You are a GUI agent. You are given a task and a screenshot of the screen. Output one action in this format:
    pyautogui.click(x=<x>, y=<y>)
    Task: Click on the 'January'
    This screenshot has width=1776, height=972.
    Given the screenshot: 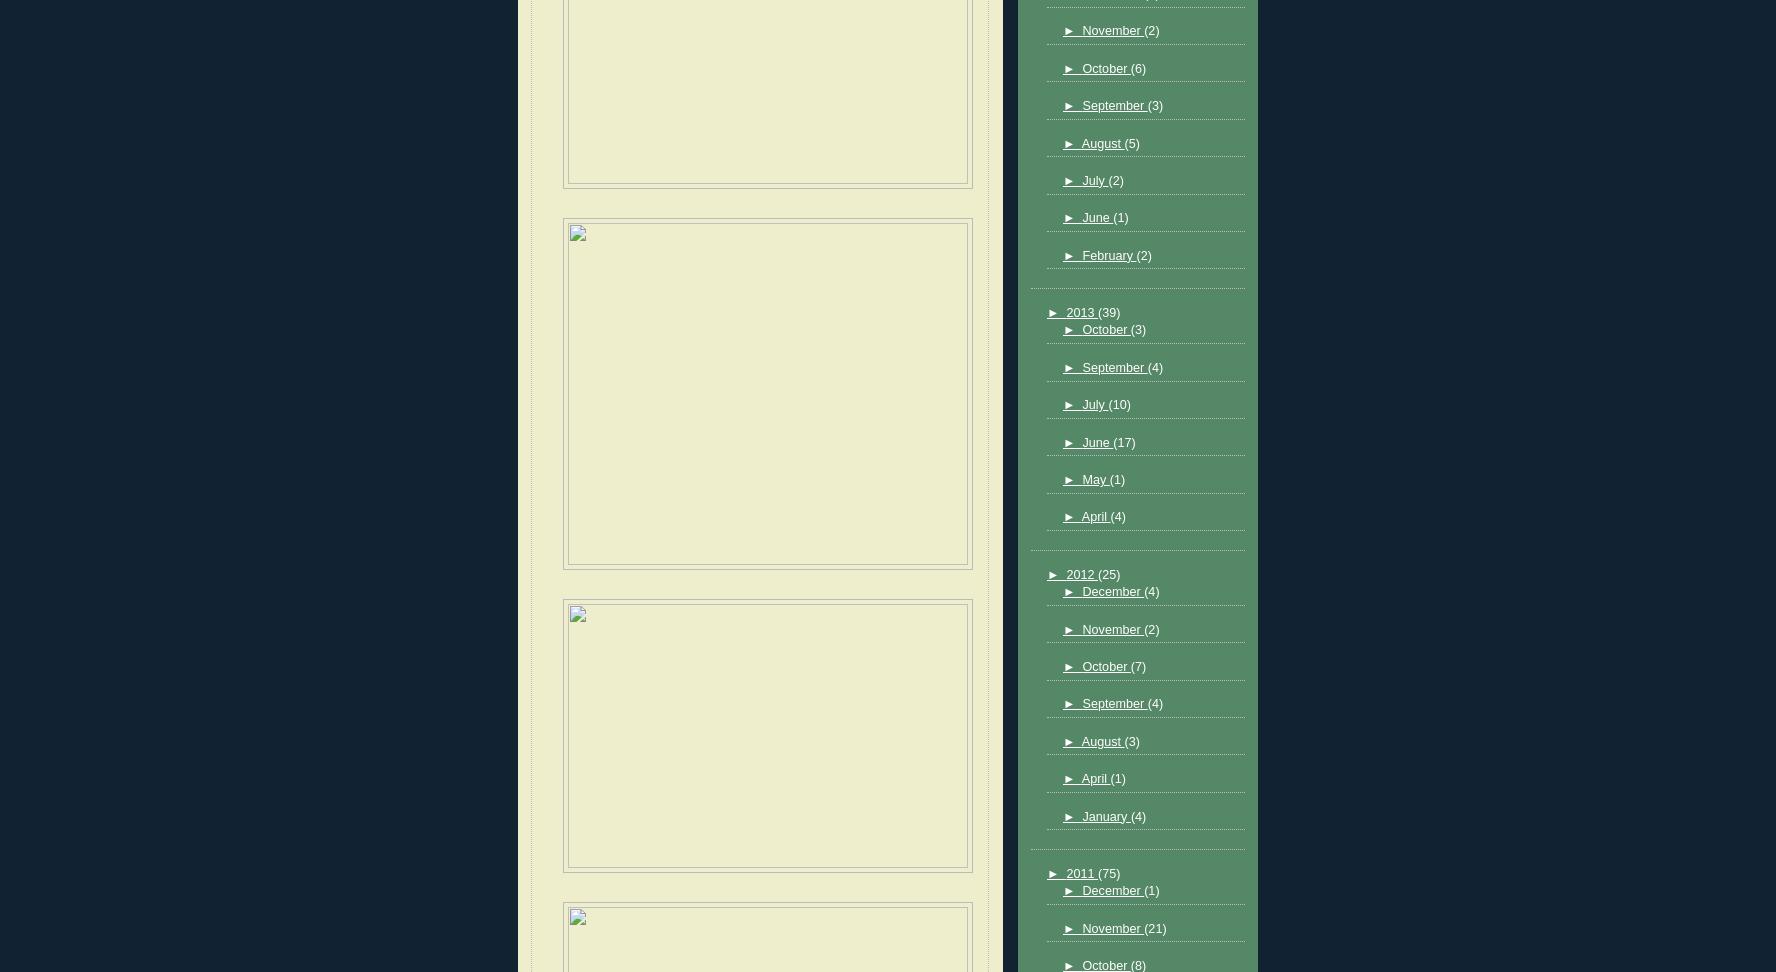 What is the action you would take?
    pyautogui.click(x=1104, y=814)
    